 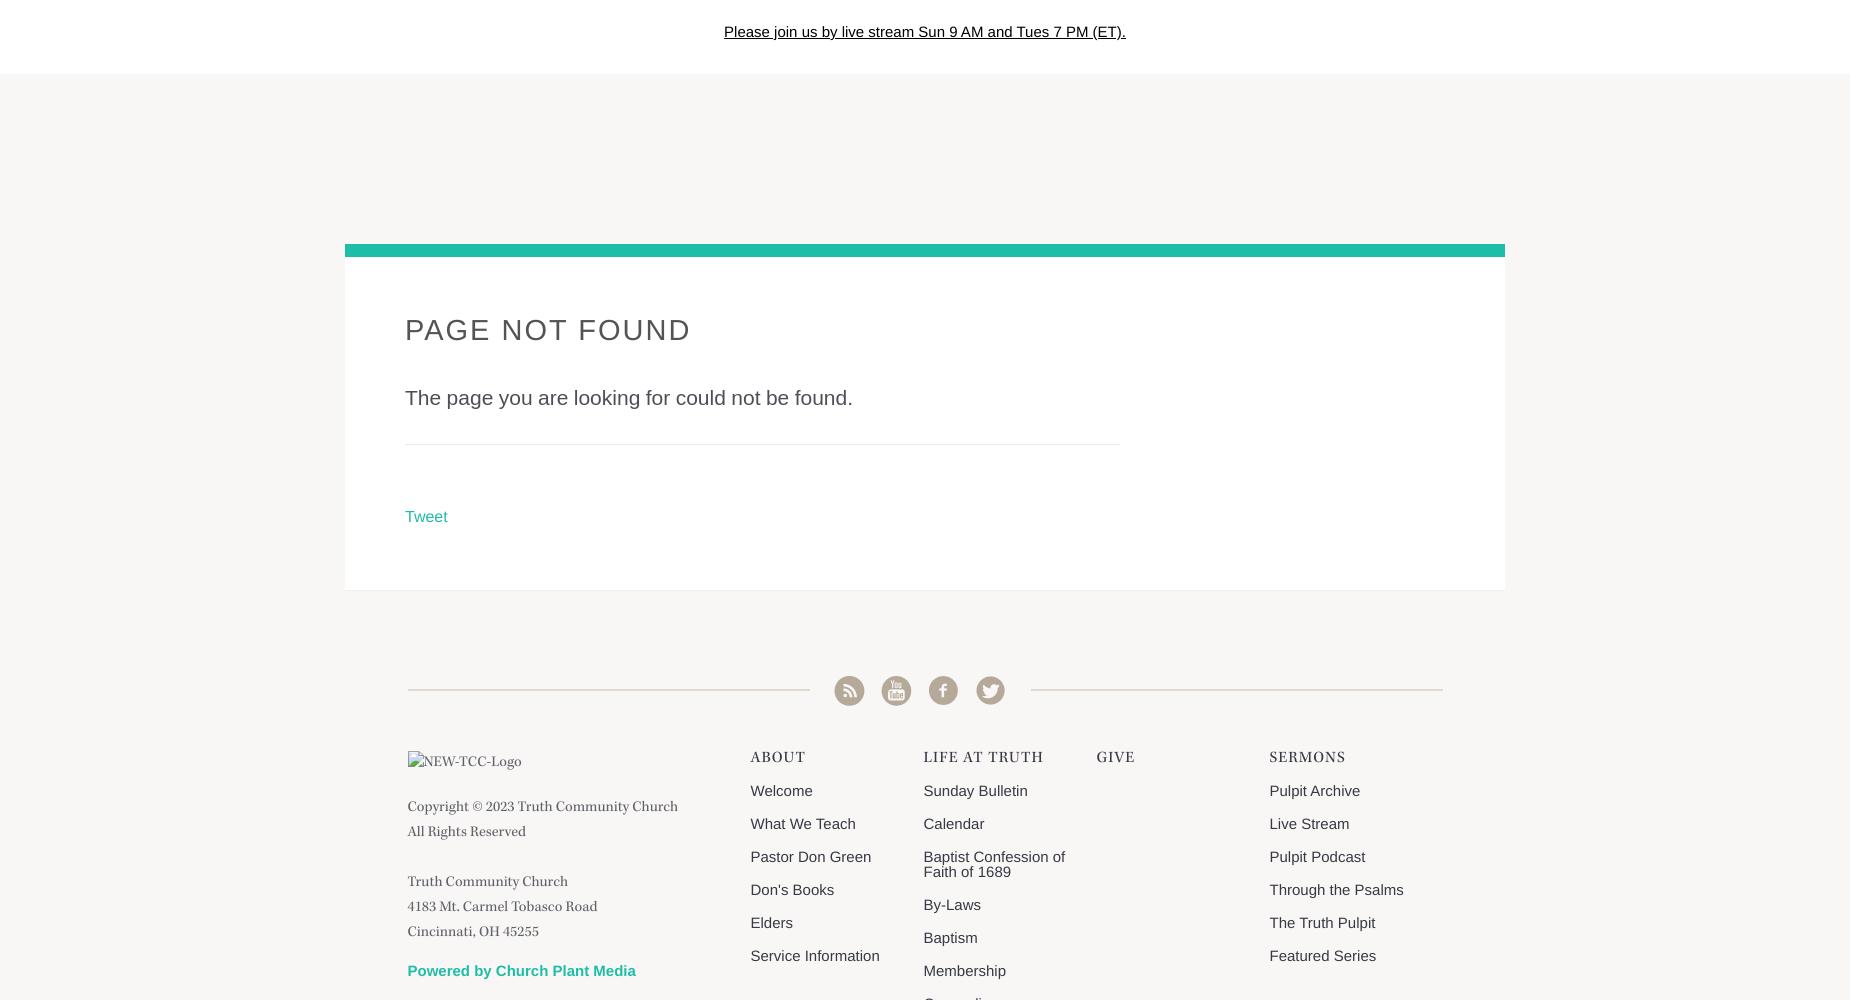 What do you see at coordinates (406, 970) in the screenshot?
I see `'Powered by Church Plant Media'` at bounding box center [406, 970].